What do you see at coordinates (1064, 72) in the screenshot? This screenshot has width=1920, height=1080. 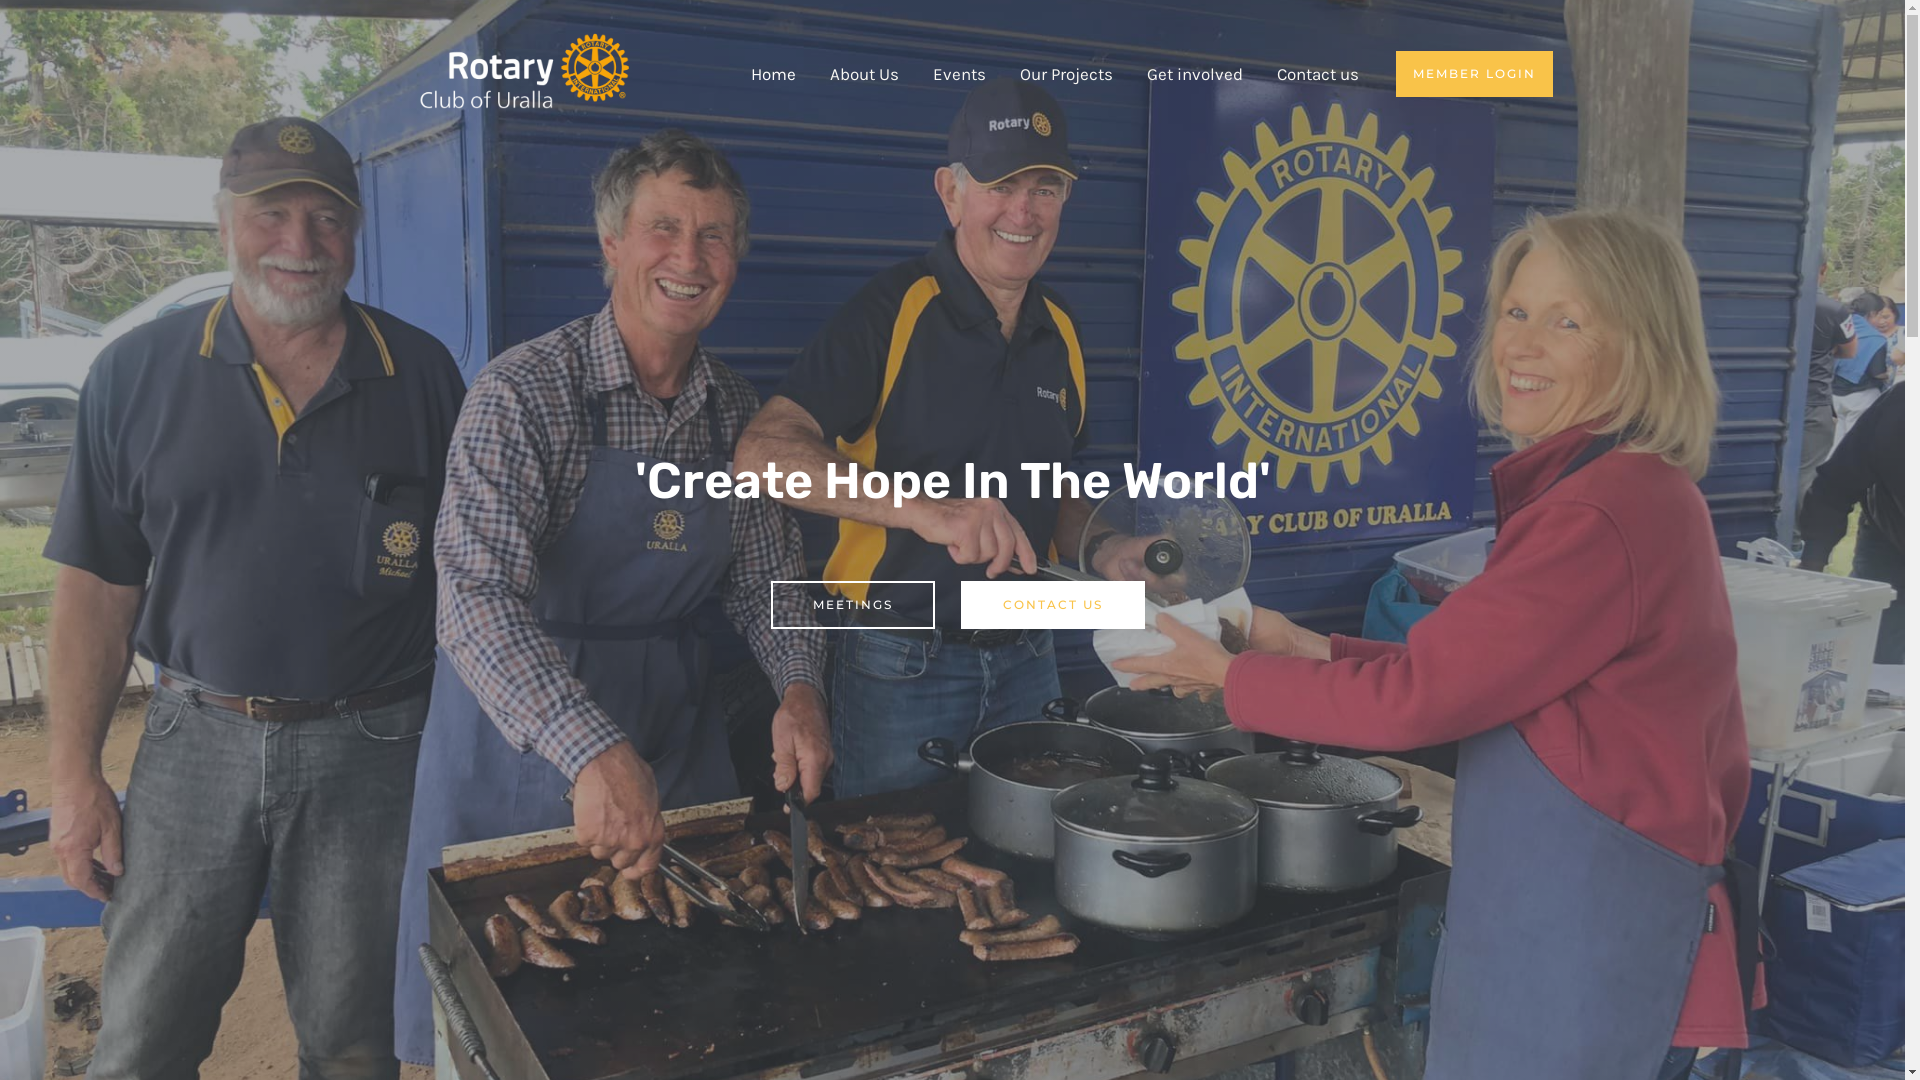 I see `'Our Projects'` at bounding box center [1064, 72].